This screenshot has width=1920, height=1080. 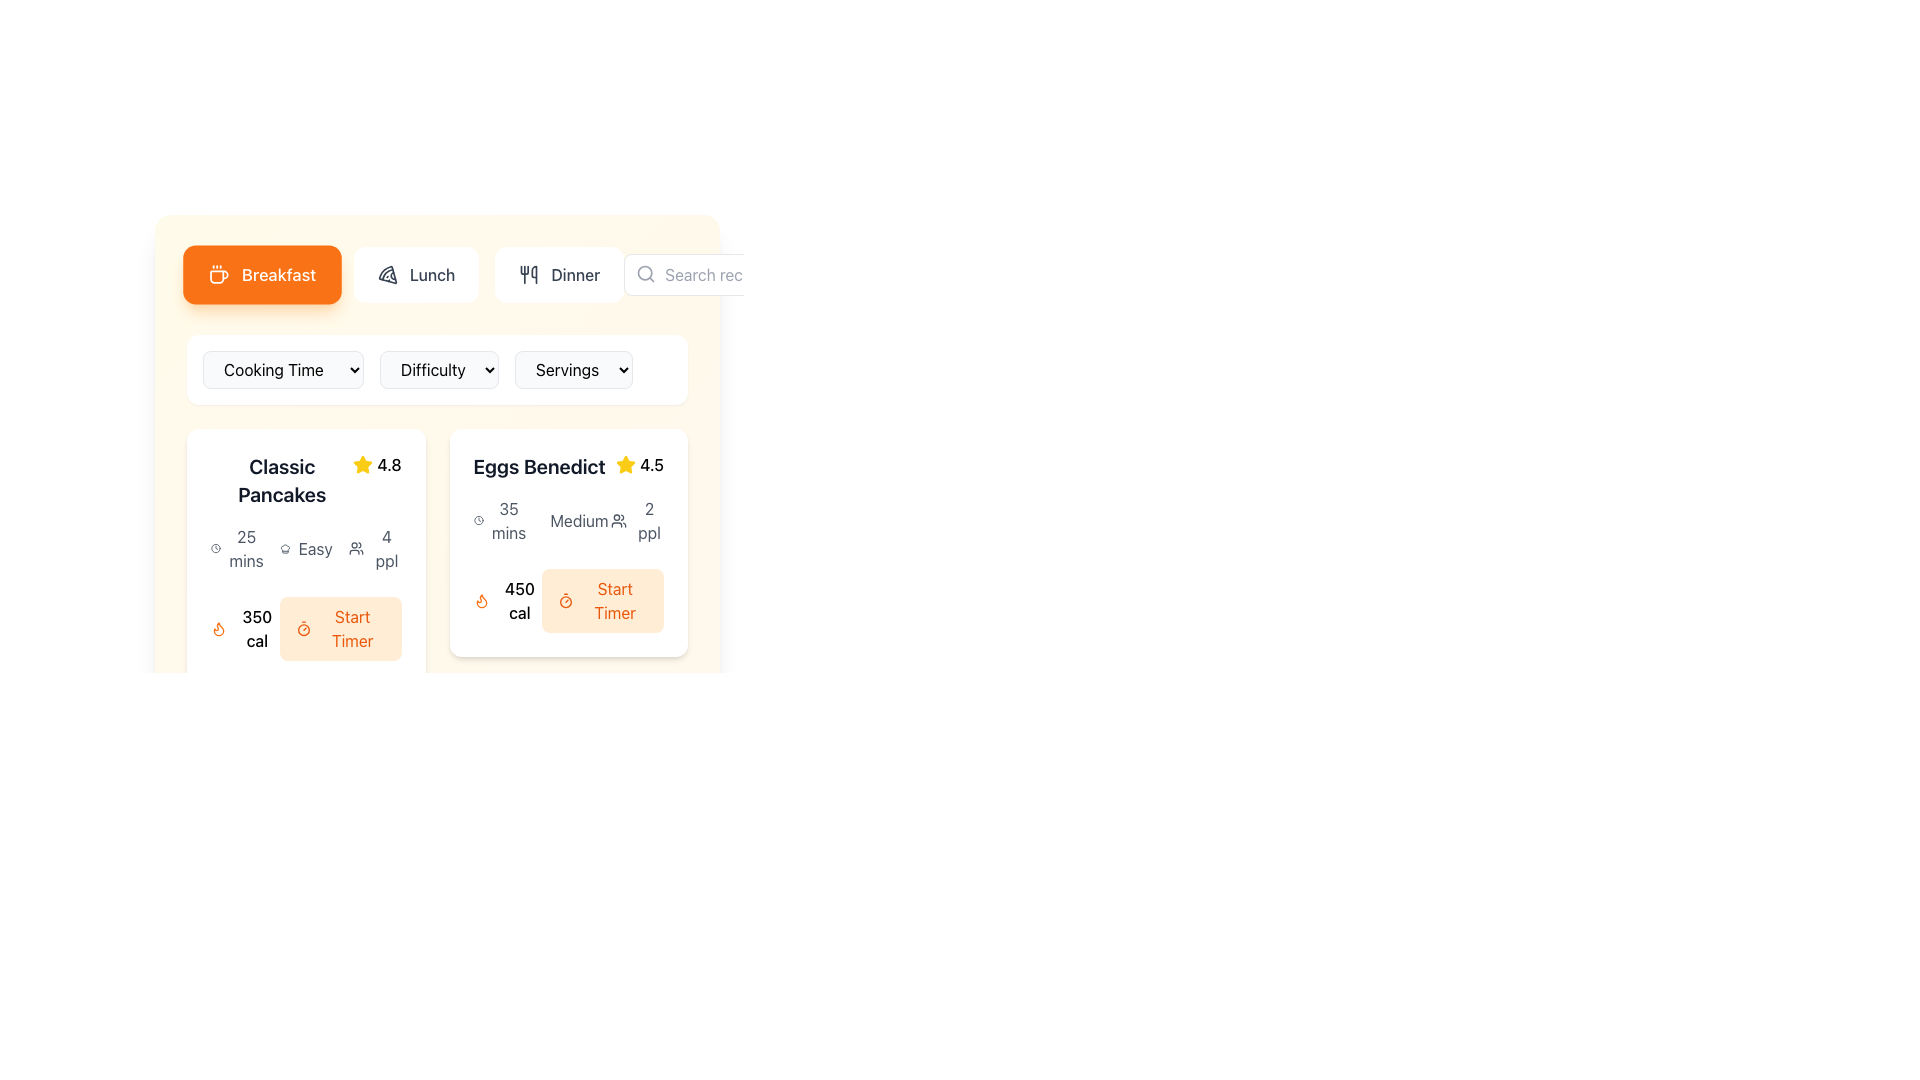 What do you see at coordinates (377, 465) in the screenshot?
I see `the rating indicator element for 'Classic Pancakes', which consists of a star icon and a numerical value indicating the rating, located at the top-right corner of the card` at bounding box center [377, 465].